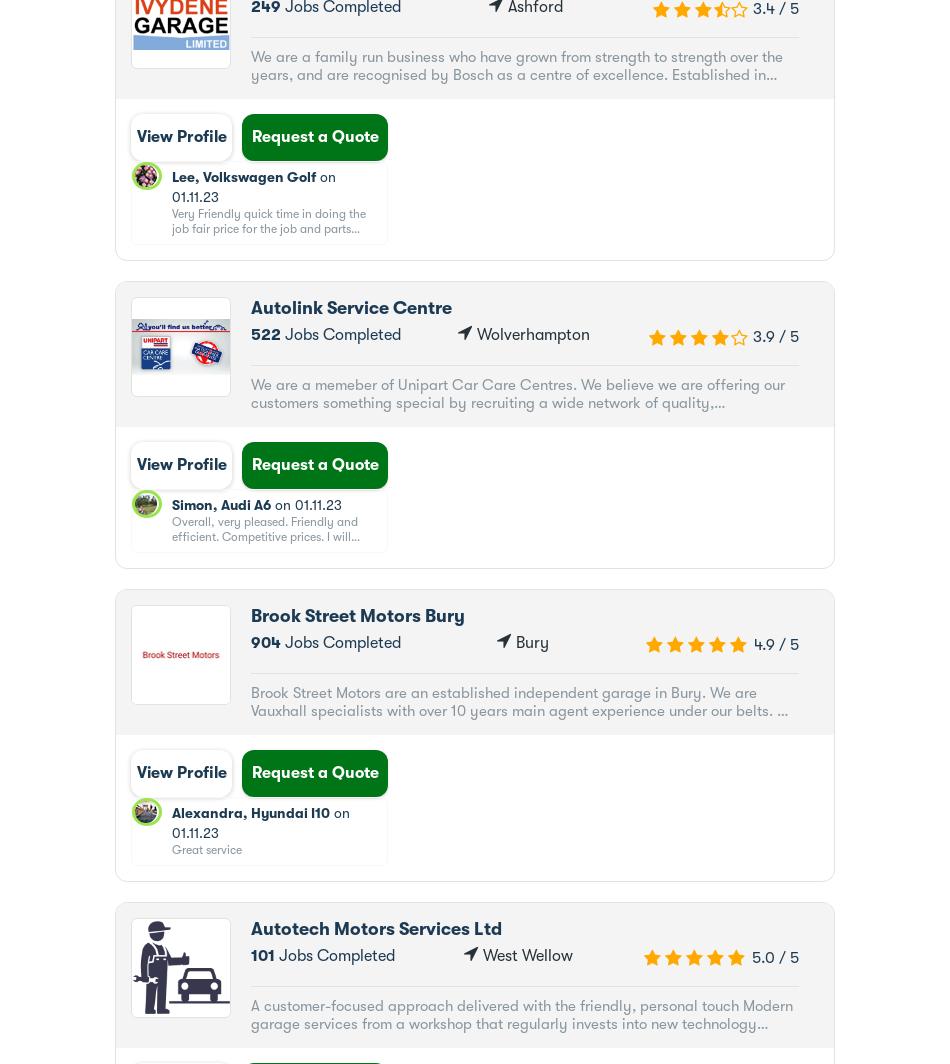  I want to click on 'Simon, Audi A6', so click(221, 504).